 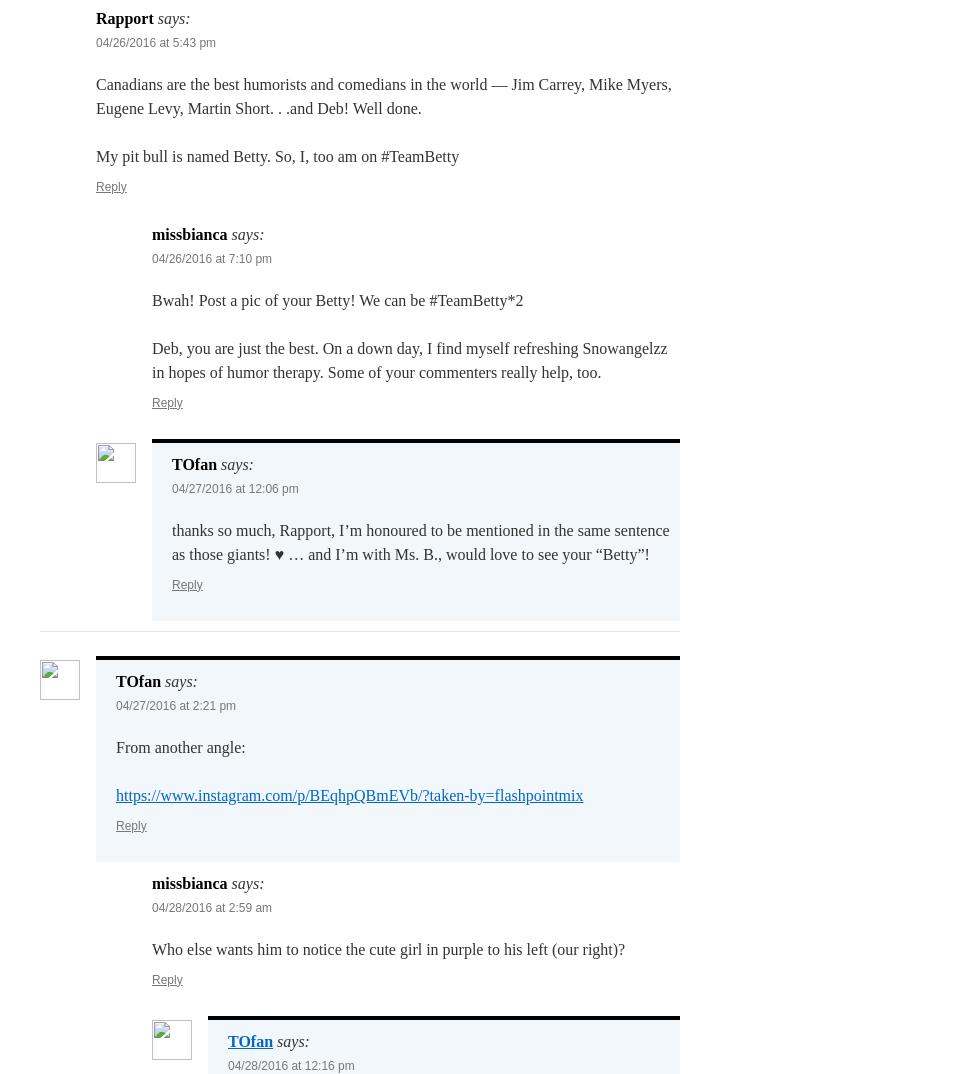 What do you see at coordinates (171, 540) in the screenshot?
I see `'thanks so much, Rapport, I’m honoured to be mentioned in the same sentence as those giants! ♥ … and I’m with Ms. B., would love to see your “Betty”!'` at bounding box center [171, 540].